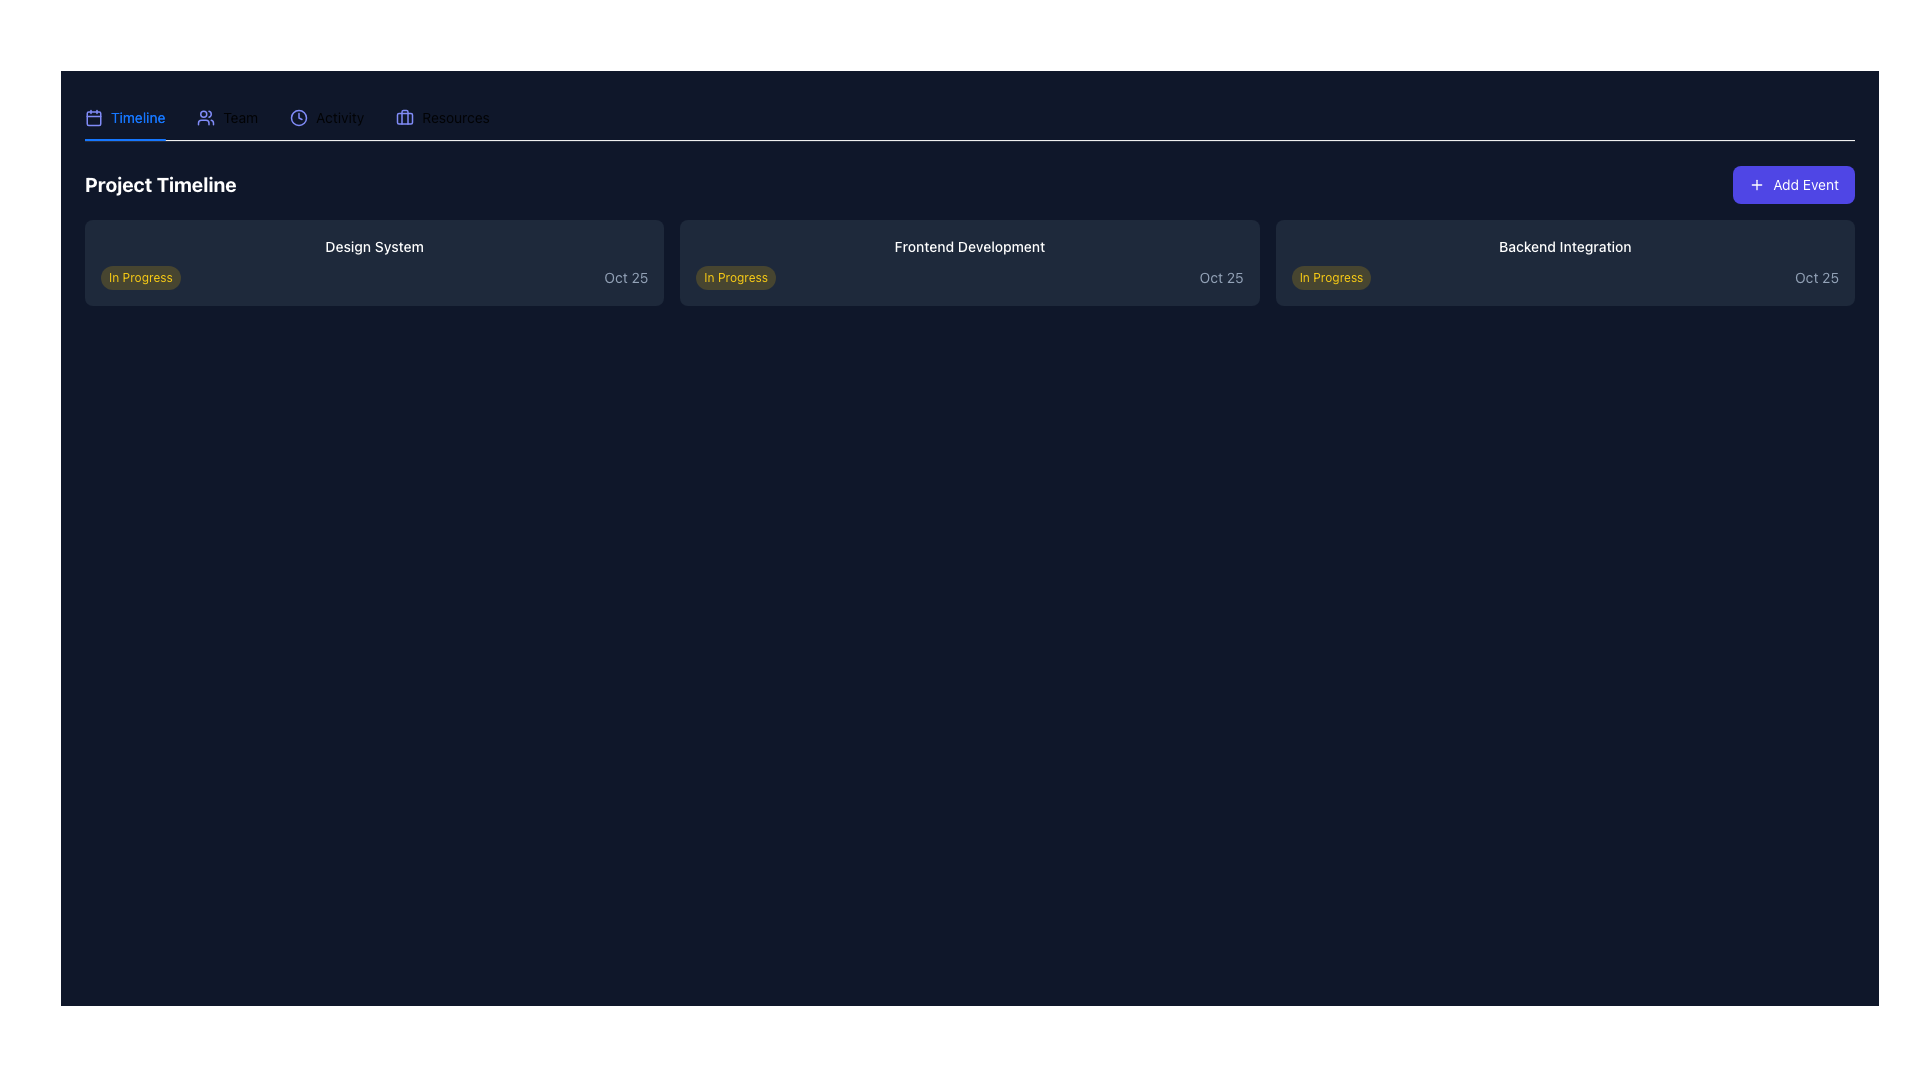 The height and width of the screenshot is (1080, 1920). I want to click on the static text displaying the date 'Oct 25' which is located on the far right side of the timeline item titled 'Backend Integration', adjacent to the 'In Progress' status badge, so click(1816, 277).